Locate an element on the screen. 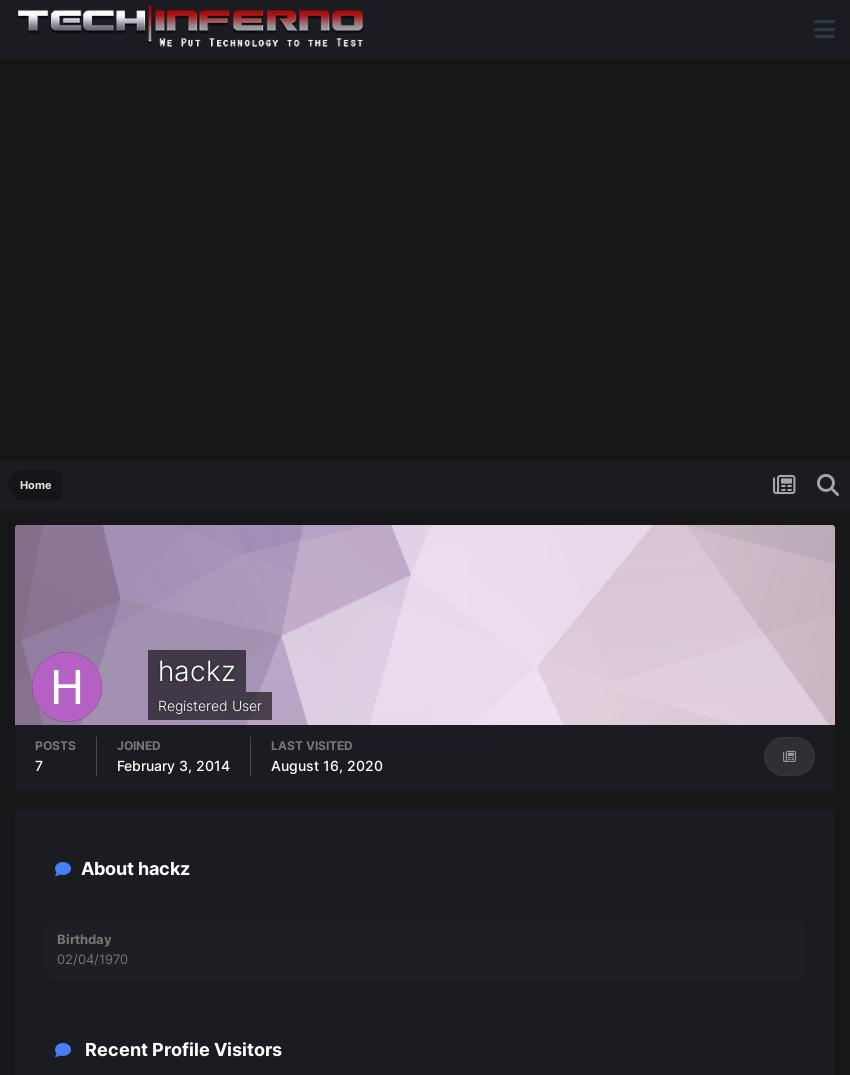 The image size is (850, 1075). 'Birthday' is located at coordinates (84, 939).